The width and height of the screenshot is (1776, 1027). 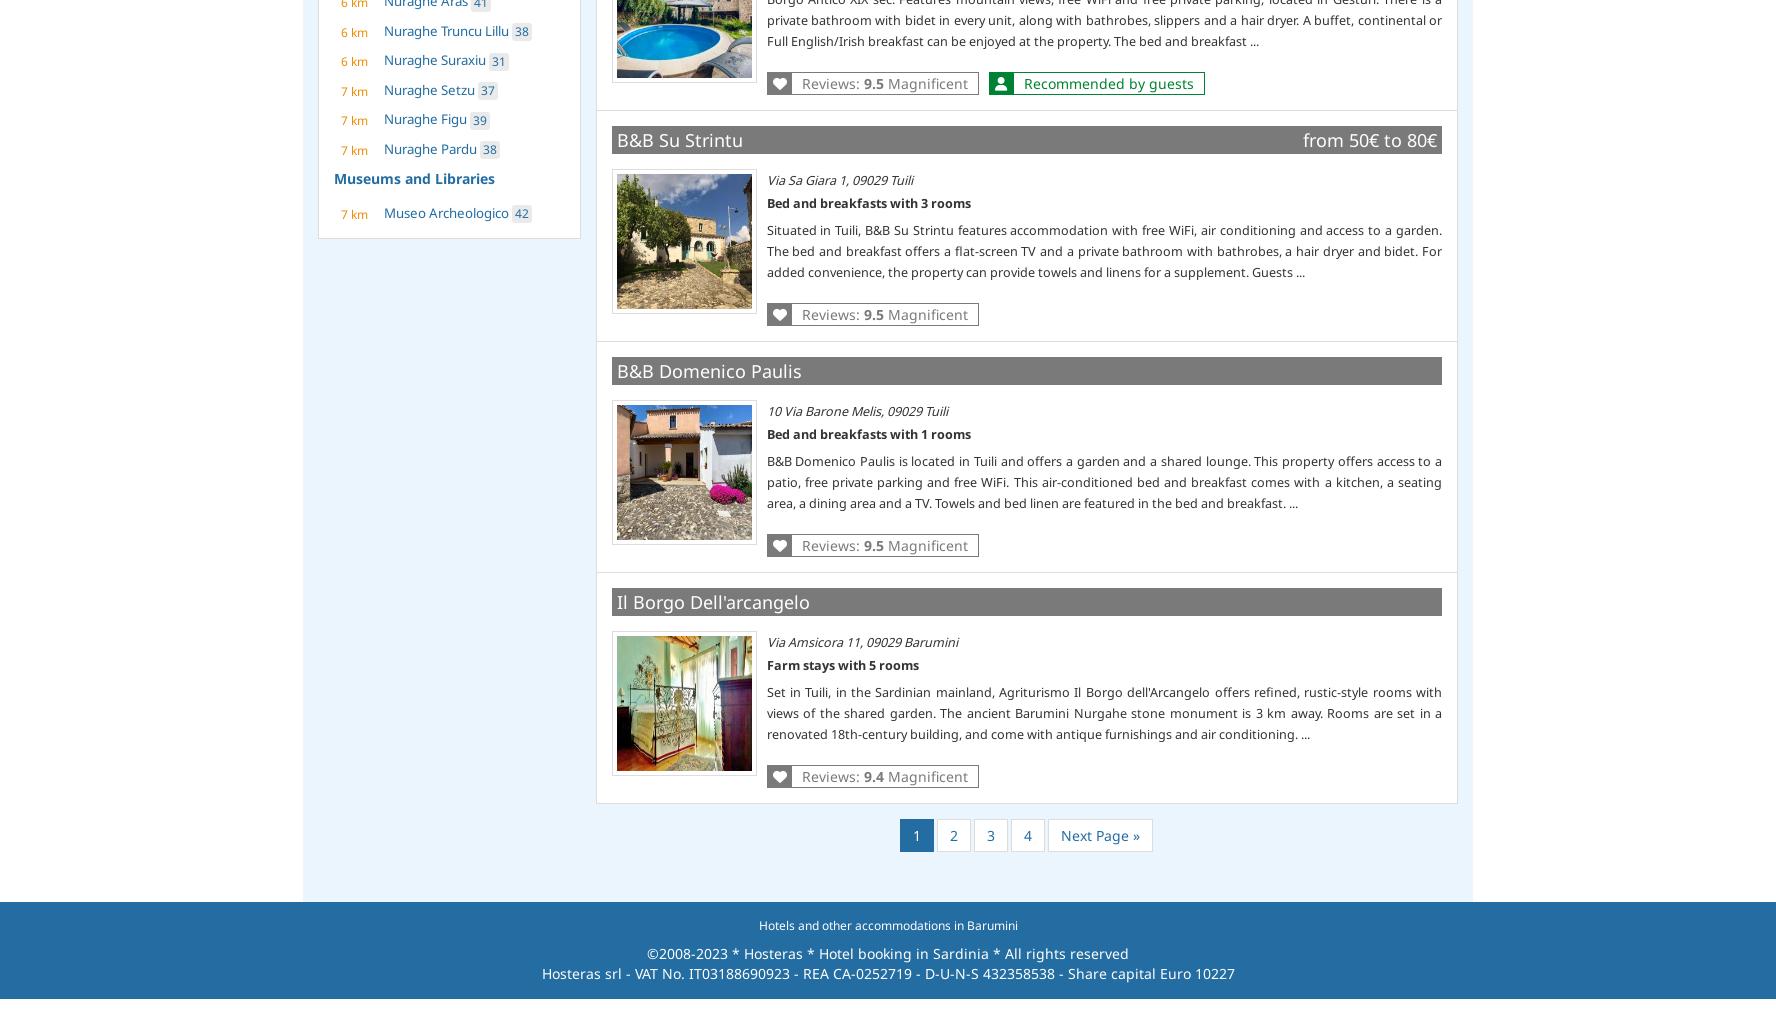 I want to click on '42', so click(x=514, y=212).